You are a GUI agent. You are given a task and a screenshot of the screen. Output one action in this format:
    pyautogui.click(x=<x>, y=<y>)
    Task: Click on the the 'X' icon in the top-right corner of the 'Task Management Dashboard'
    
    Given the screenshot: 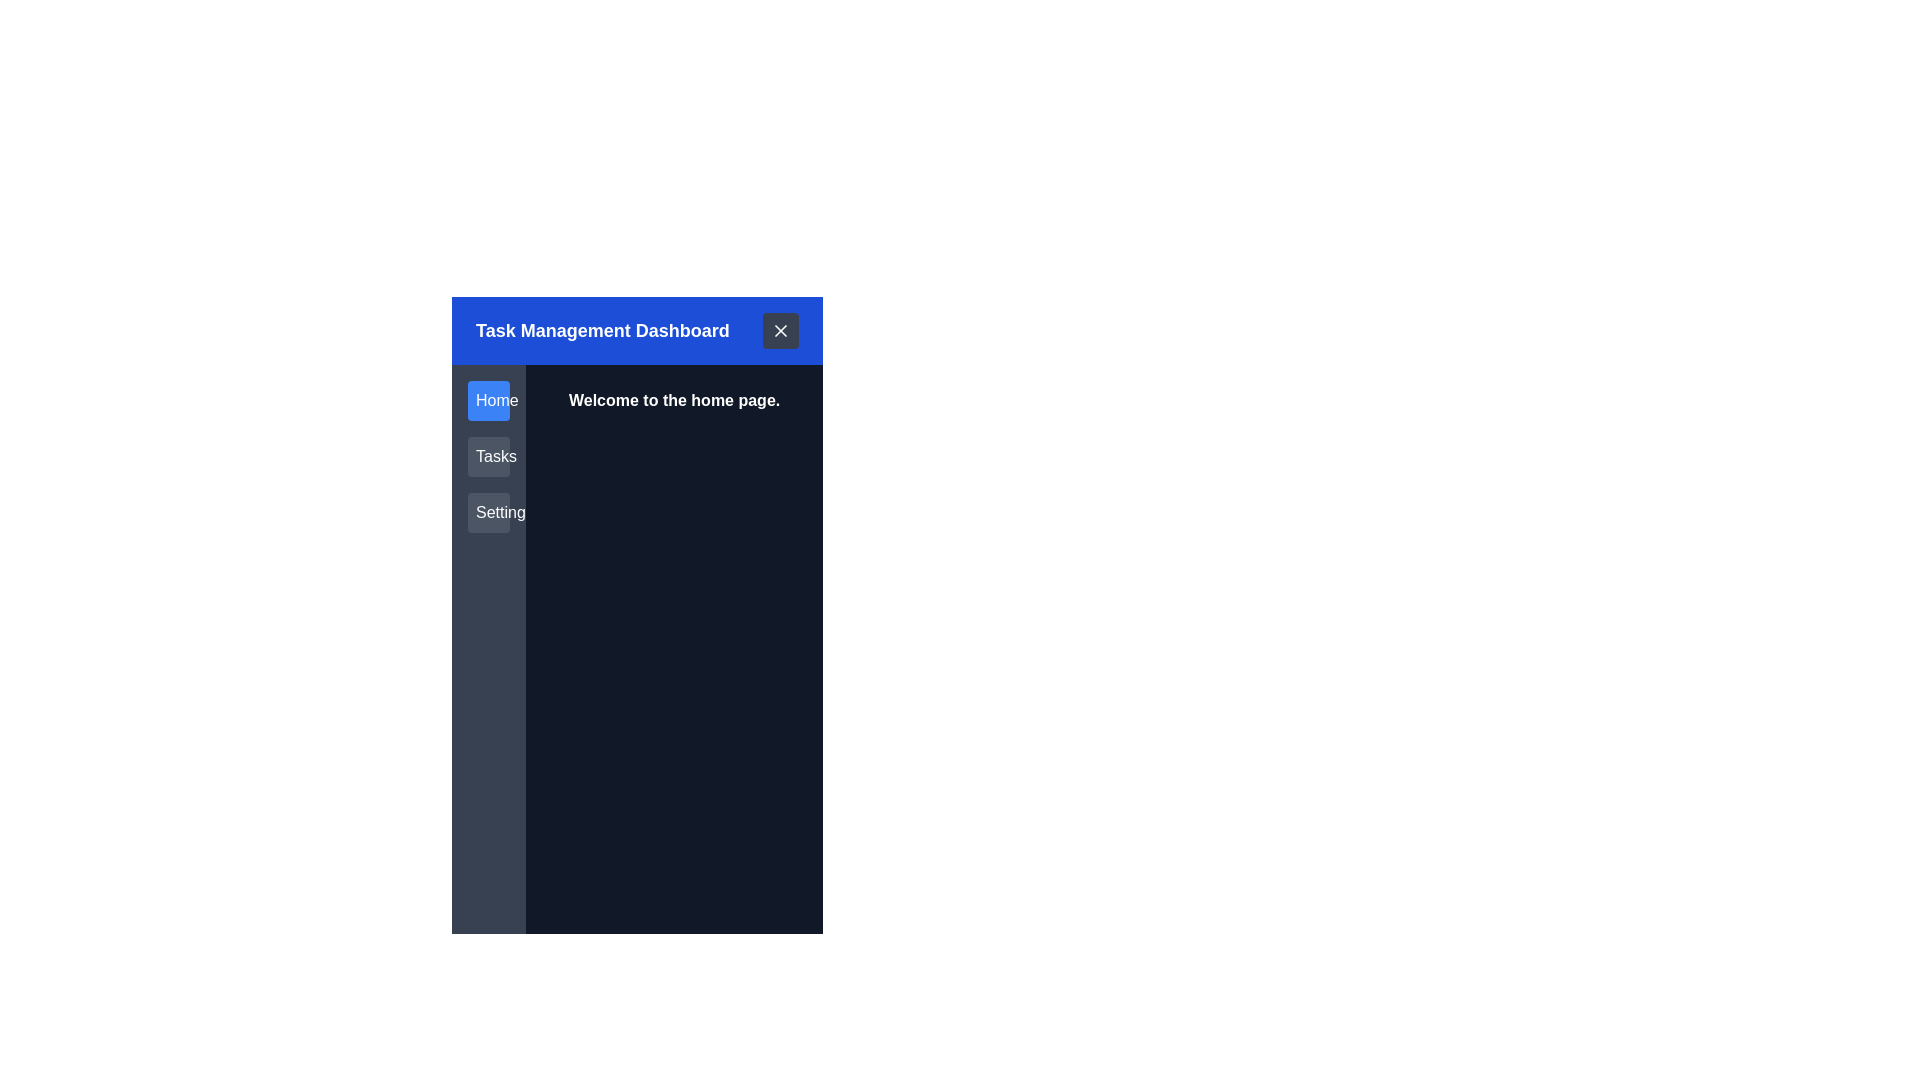 What is the action you would take?
    pyautogui.click(x=780, y=330)
    